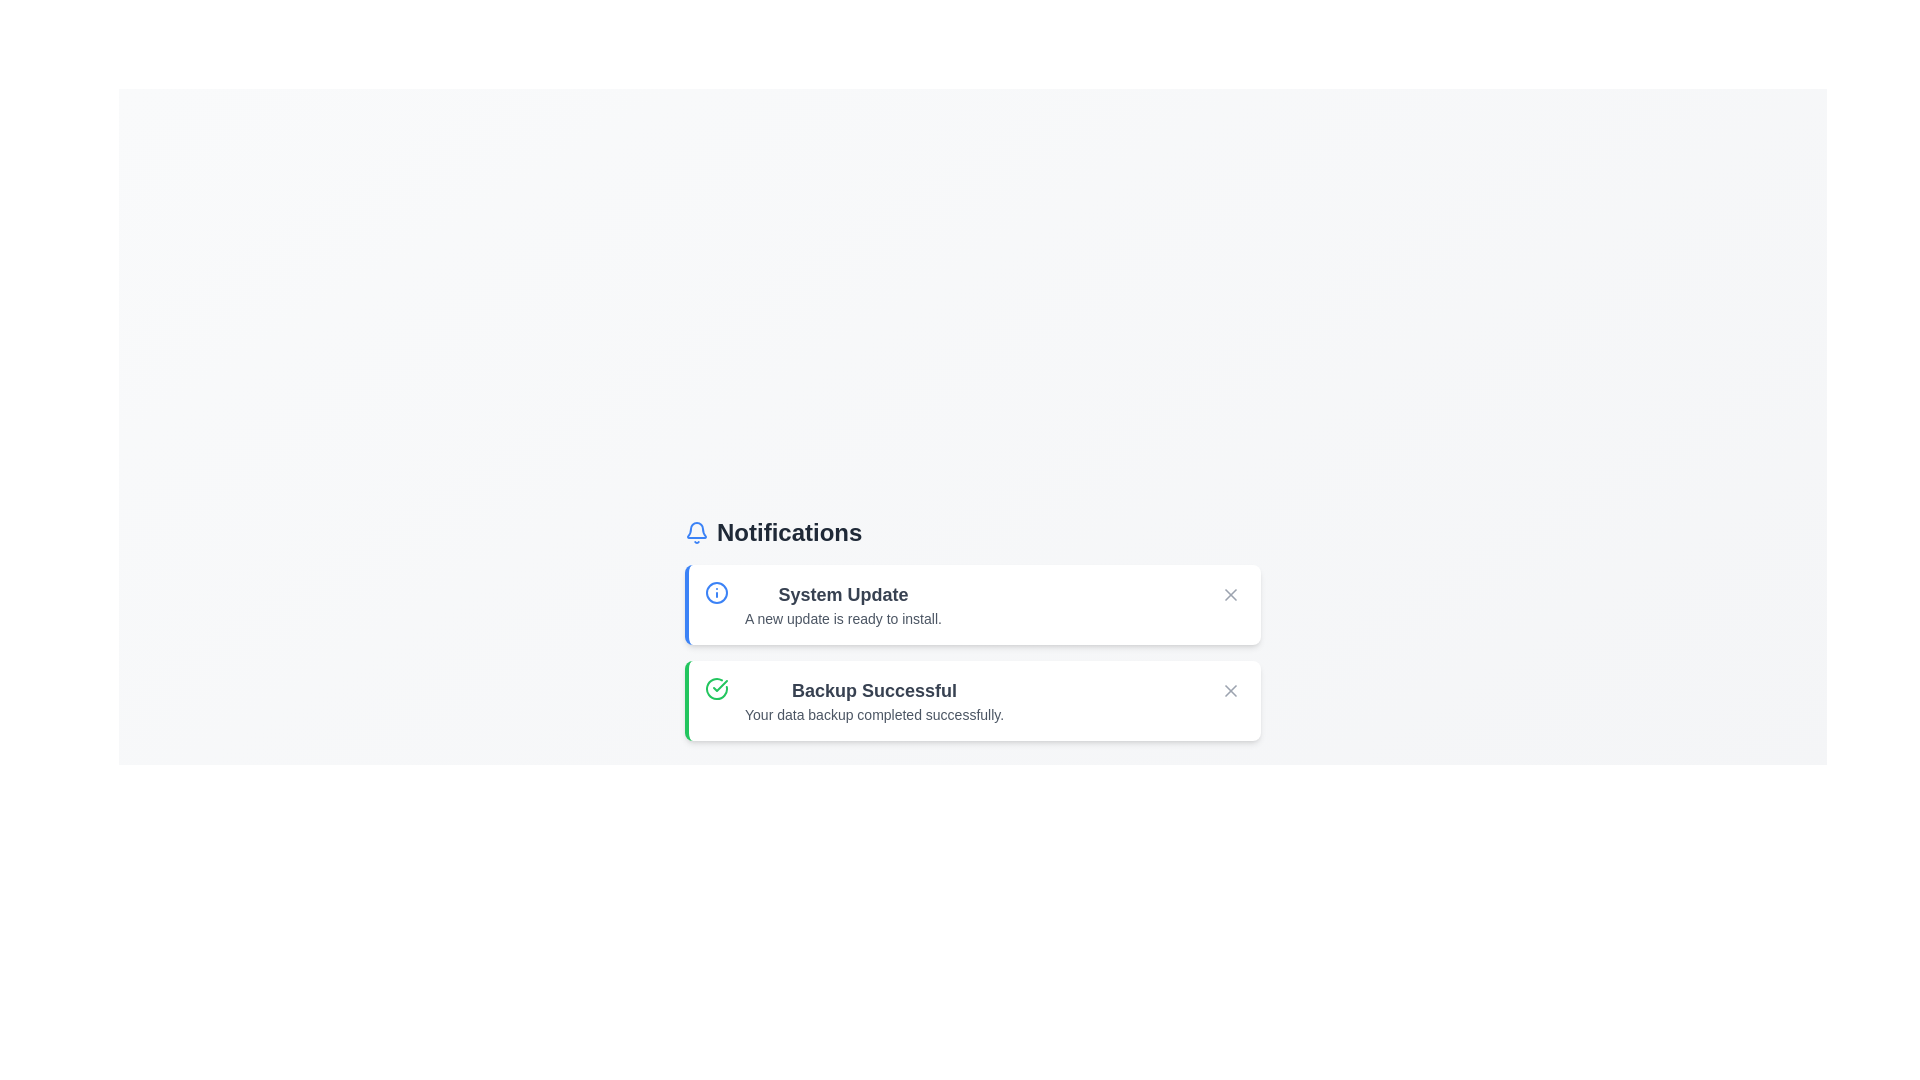 The width and height of the screenshot is (1920, 1080). What do you see at coordinates (874, 713) in the screenshot?
I see `the informational text indicating successful completion of a data backup, positioned below the headline 'Backup Successful' in the notification card` at bounding box center [874, 713].